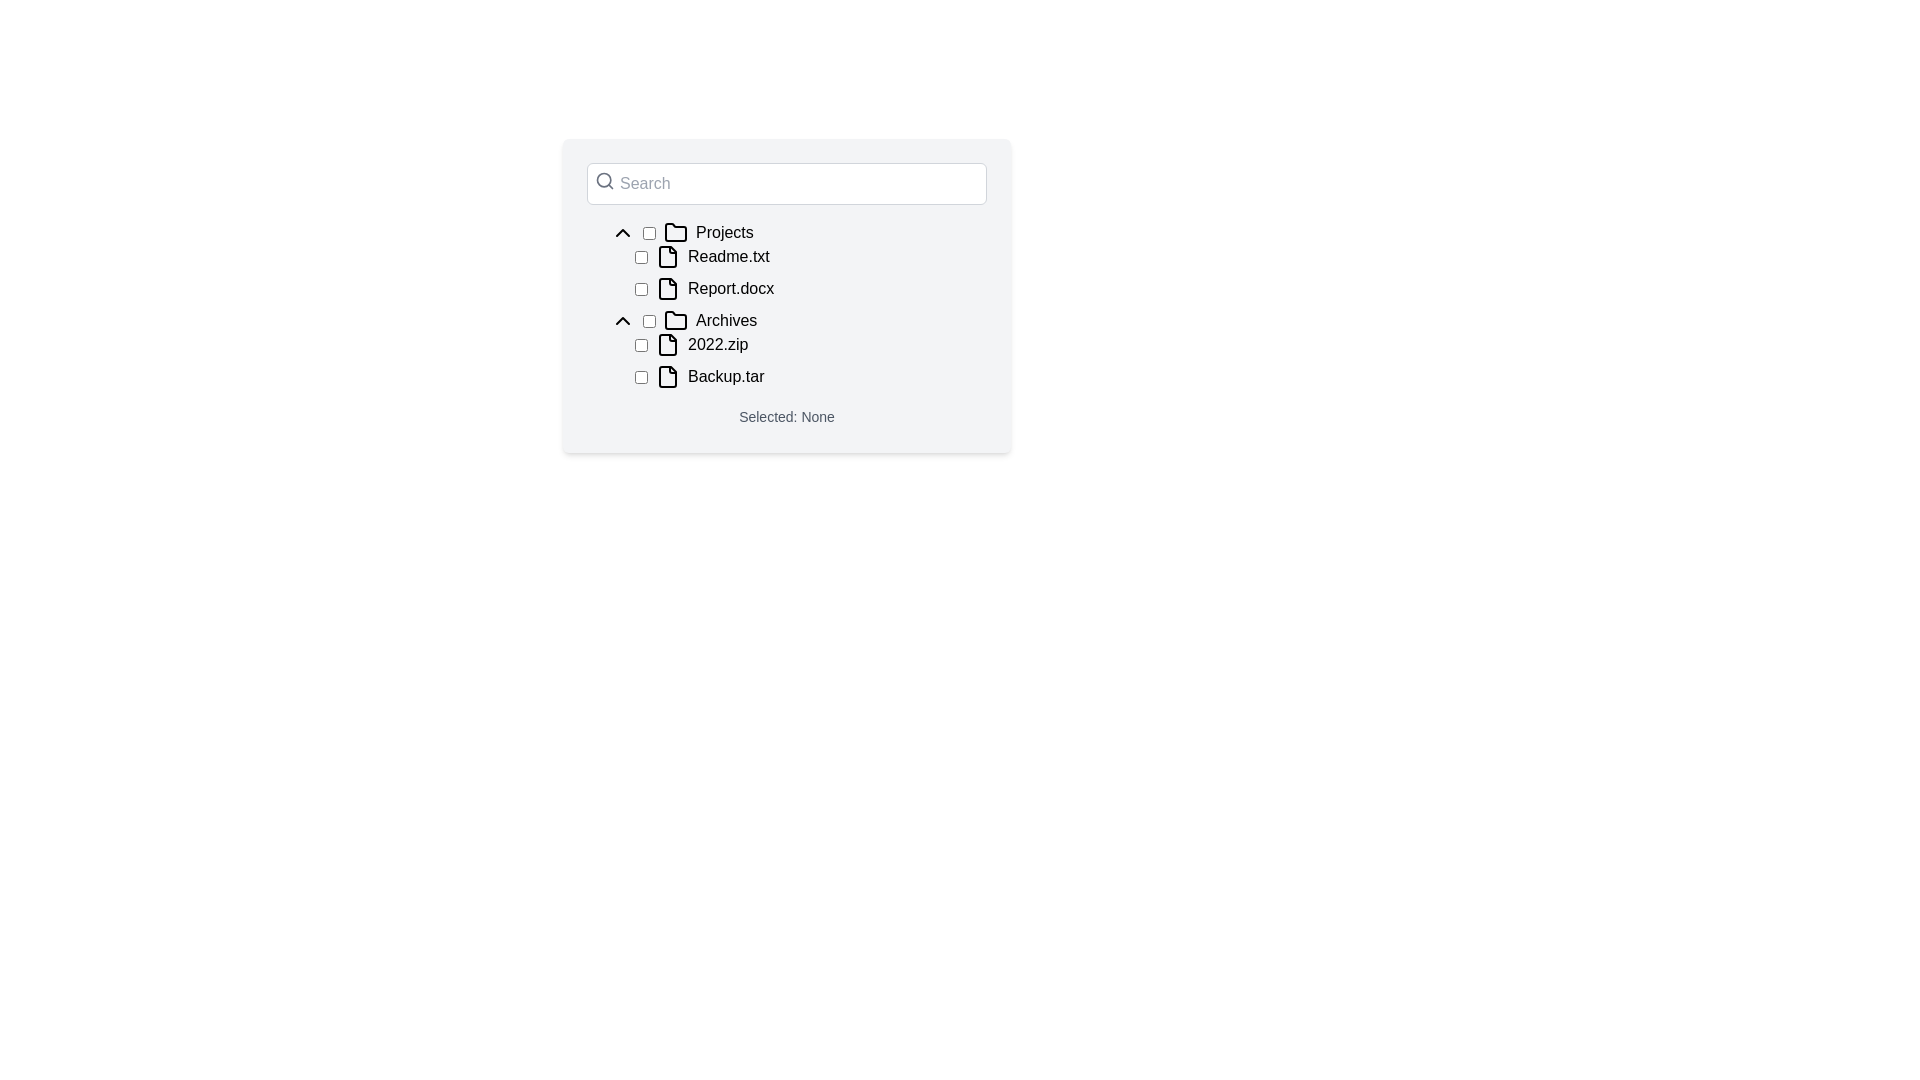  Describe the element at coordinates (667, 289) in the screenshot. I see `the file icon representing 'Report.docx'` at that location.